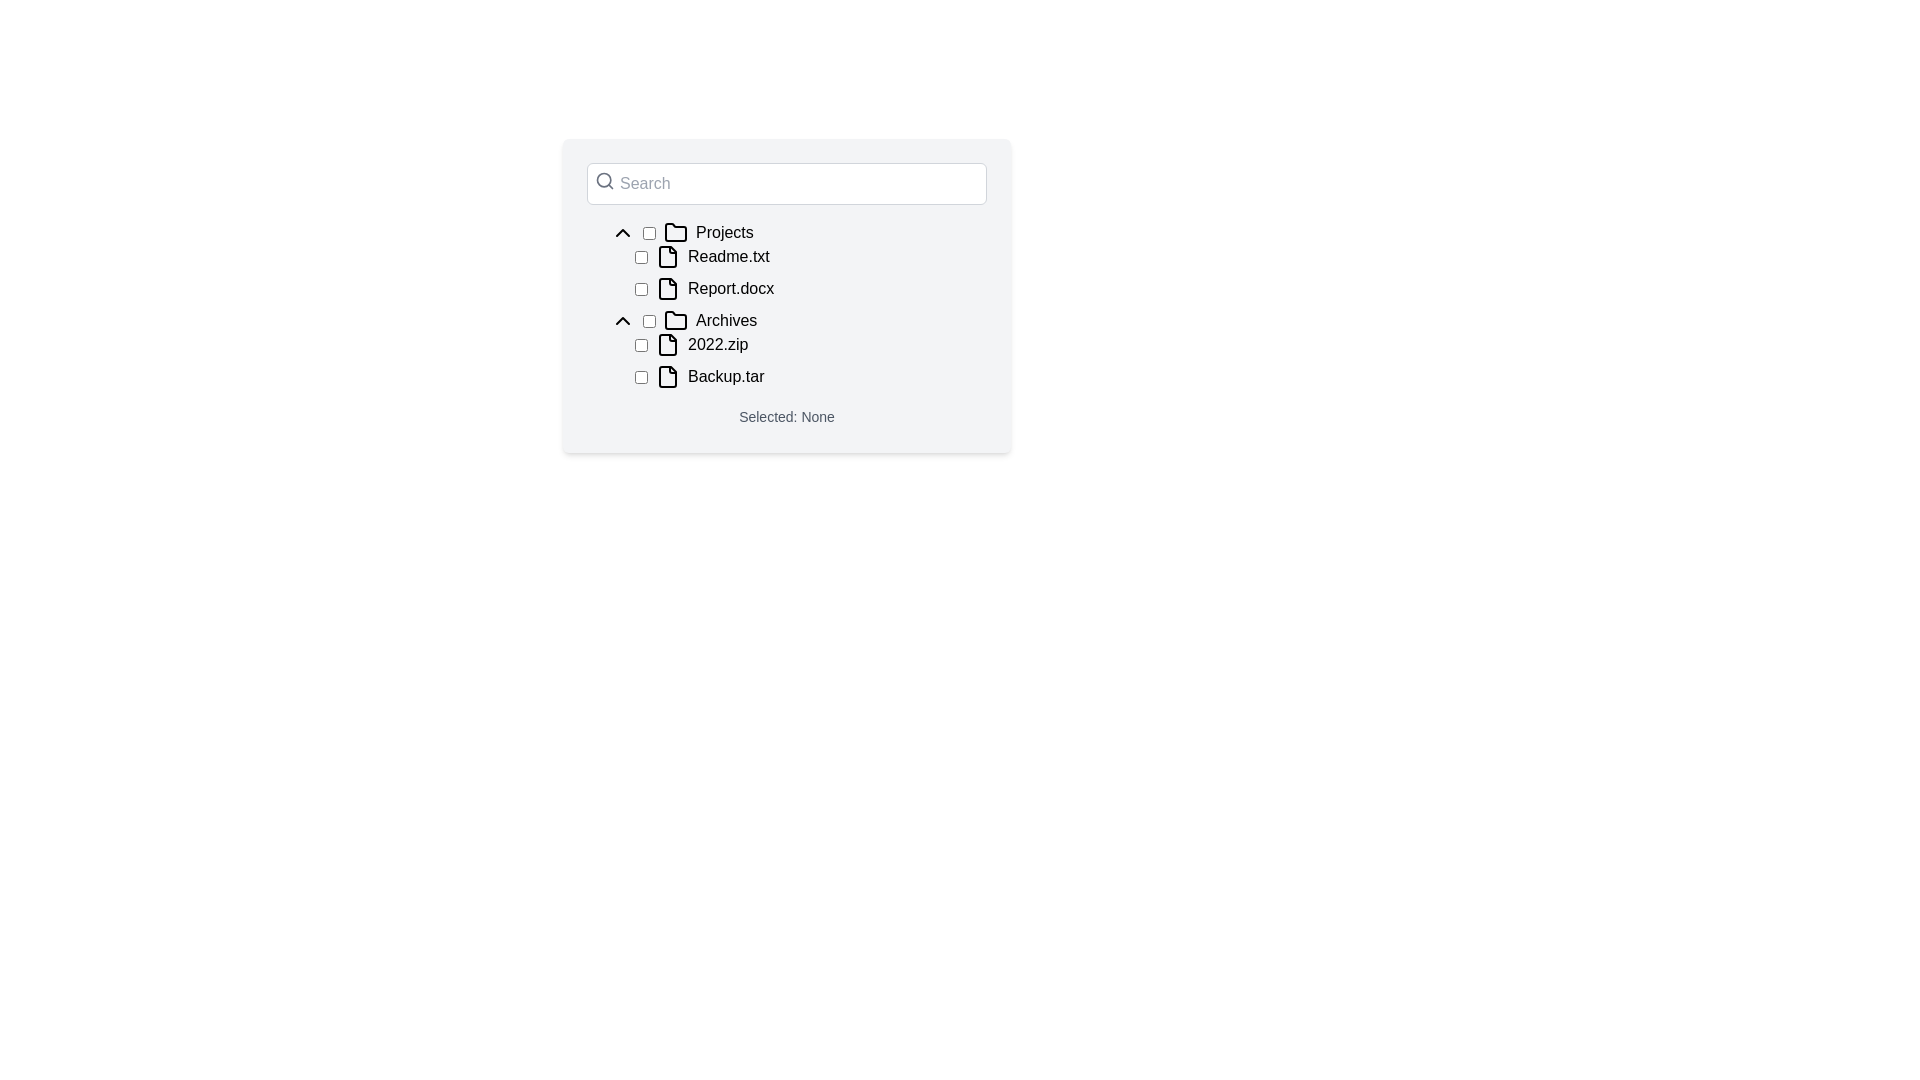  Describe the element at coordinates (667, 289) in the screenshot. I see `the file icon representing 'Report.docx'` at that location.